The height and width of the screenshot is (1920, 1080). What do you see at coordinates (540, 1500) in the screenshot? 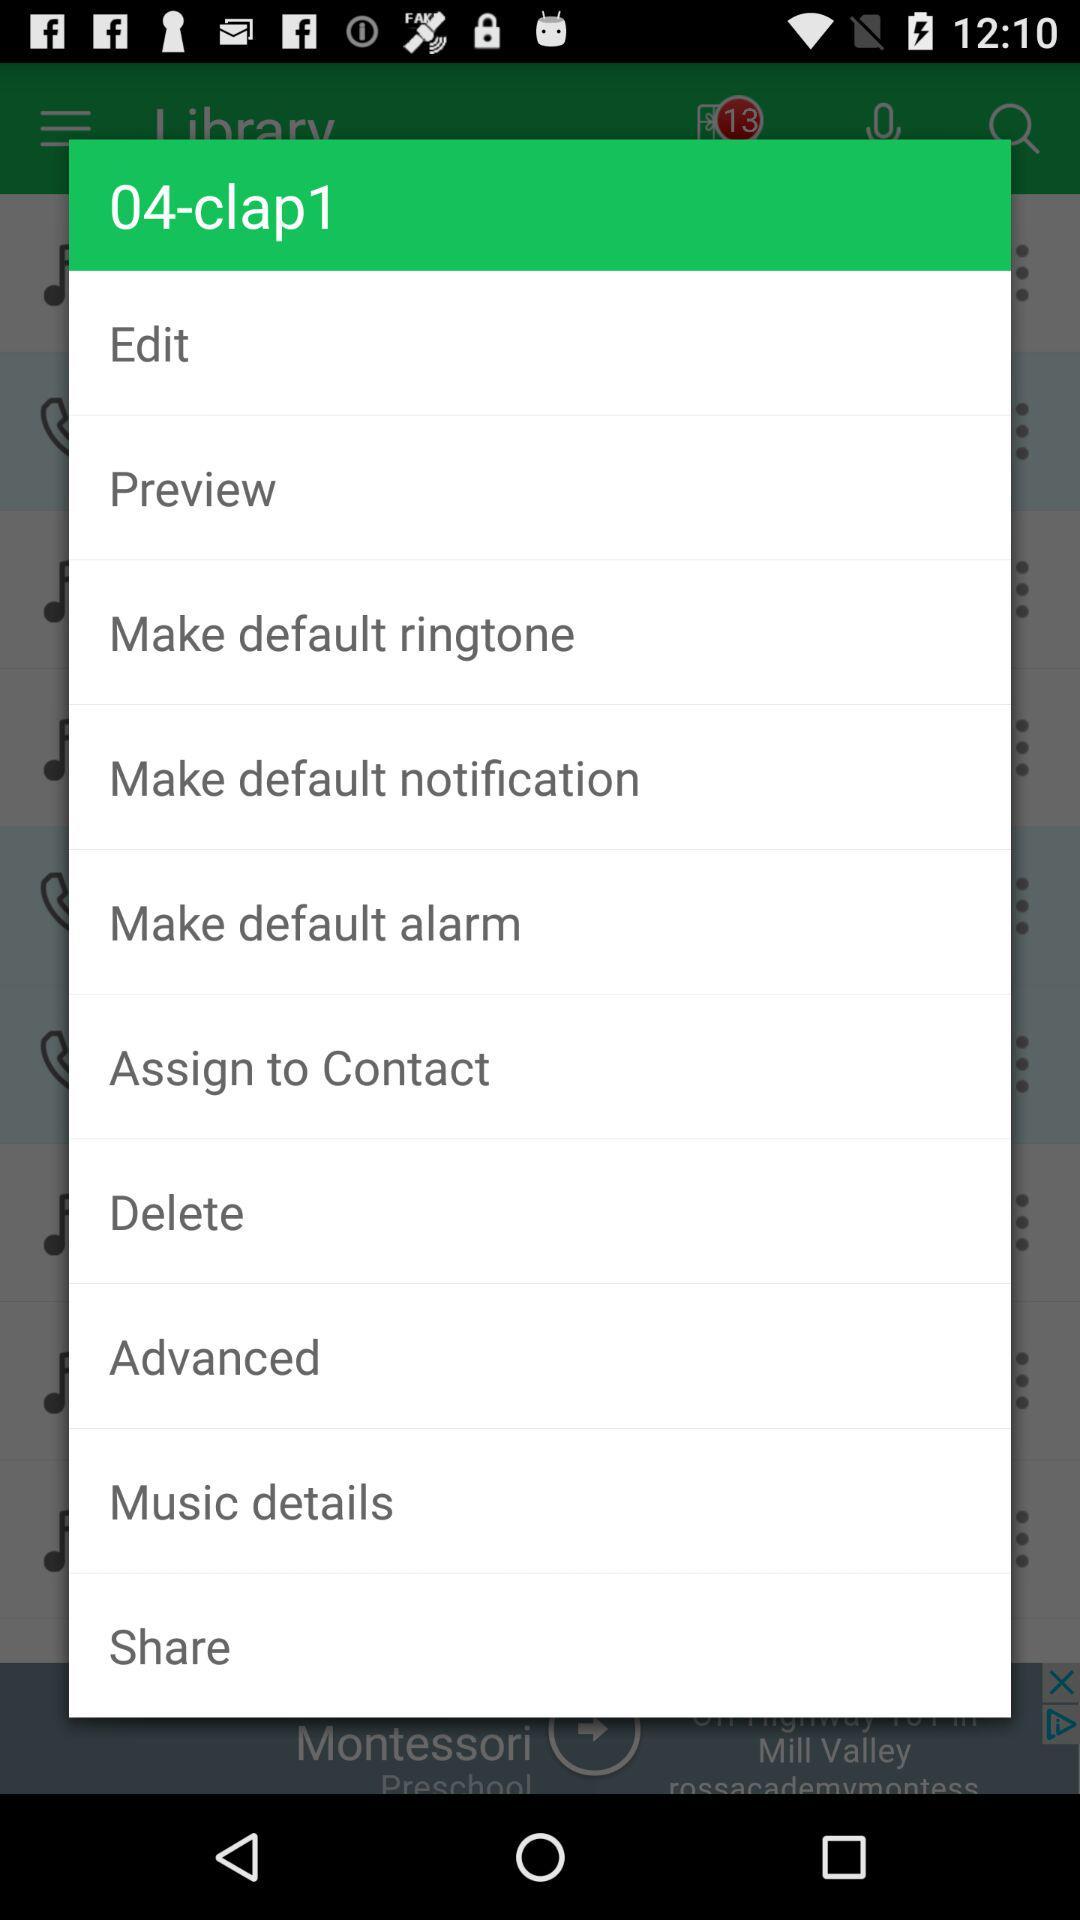
I see `music details item` at bounding box center [540, 1500].